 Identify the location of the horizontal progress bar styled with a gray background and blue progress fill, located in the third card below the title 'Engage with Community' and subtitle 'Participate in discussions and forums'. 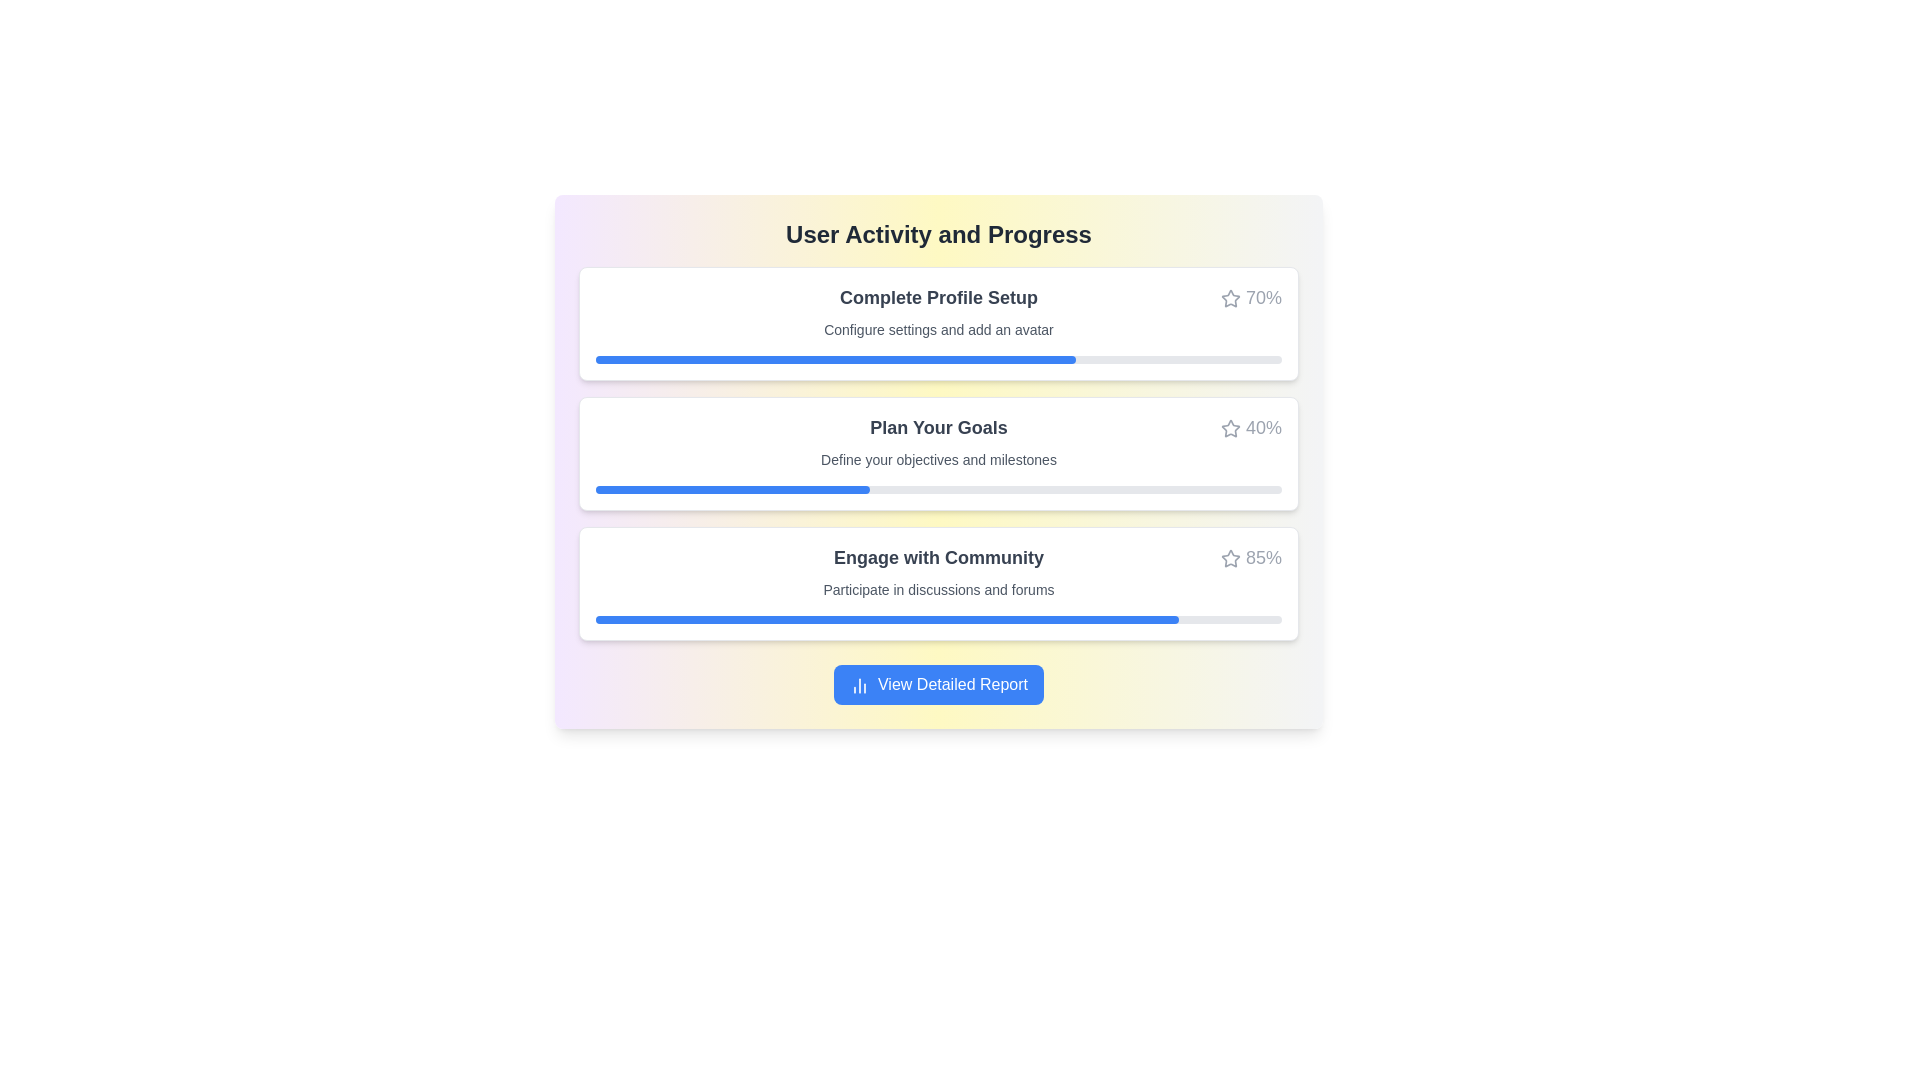
(938, 619).